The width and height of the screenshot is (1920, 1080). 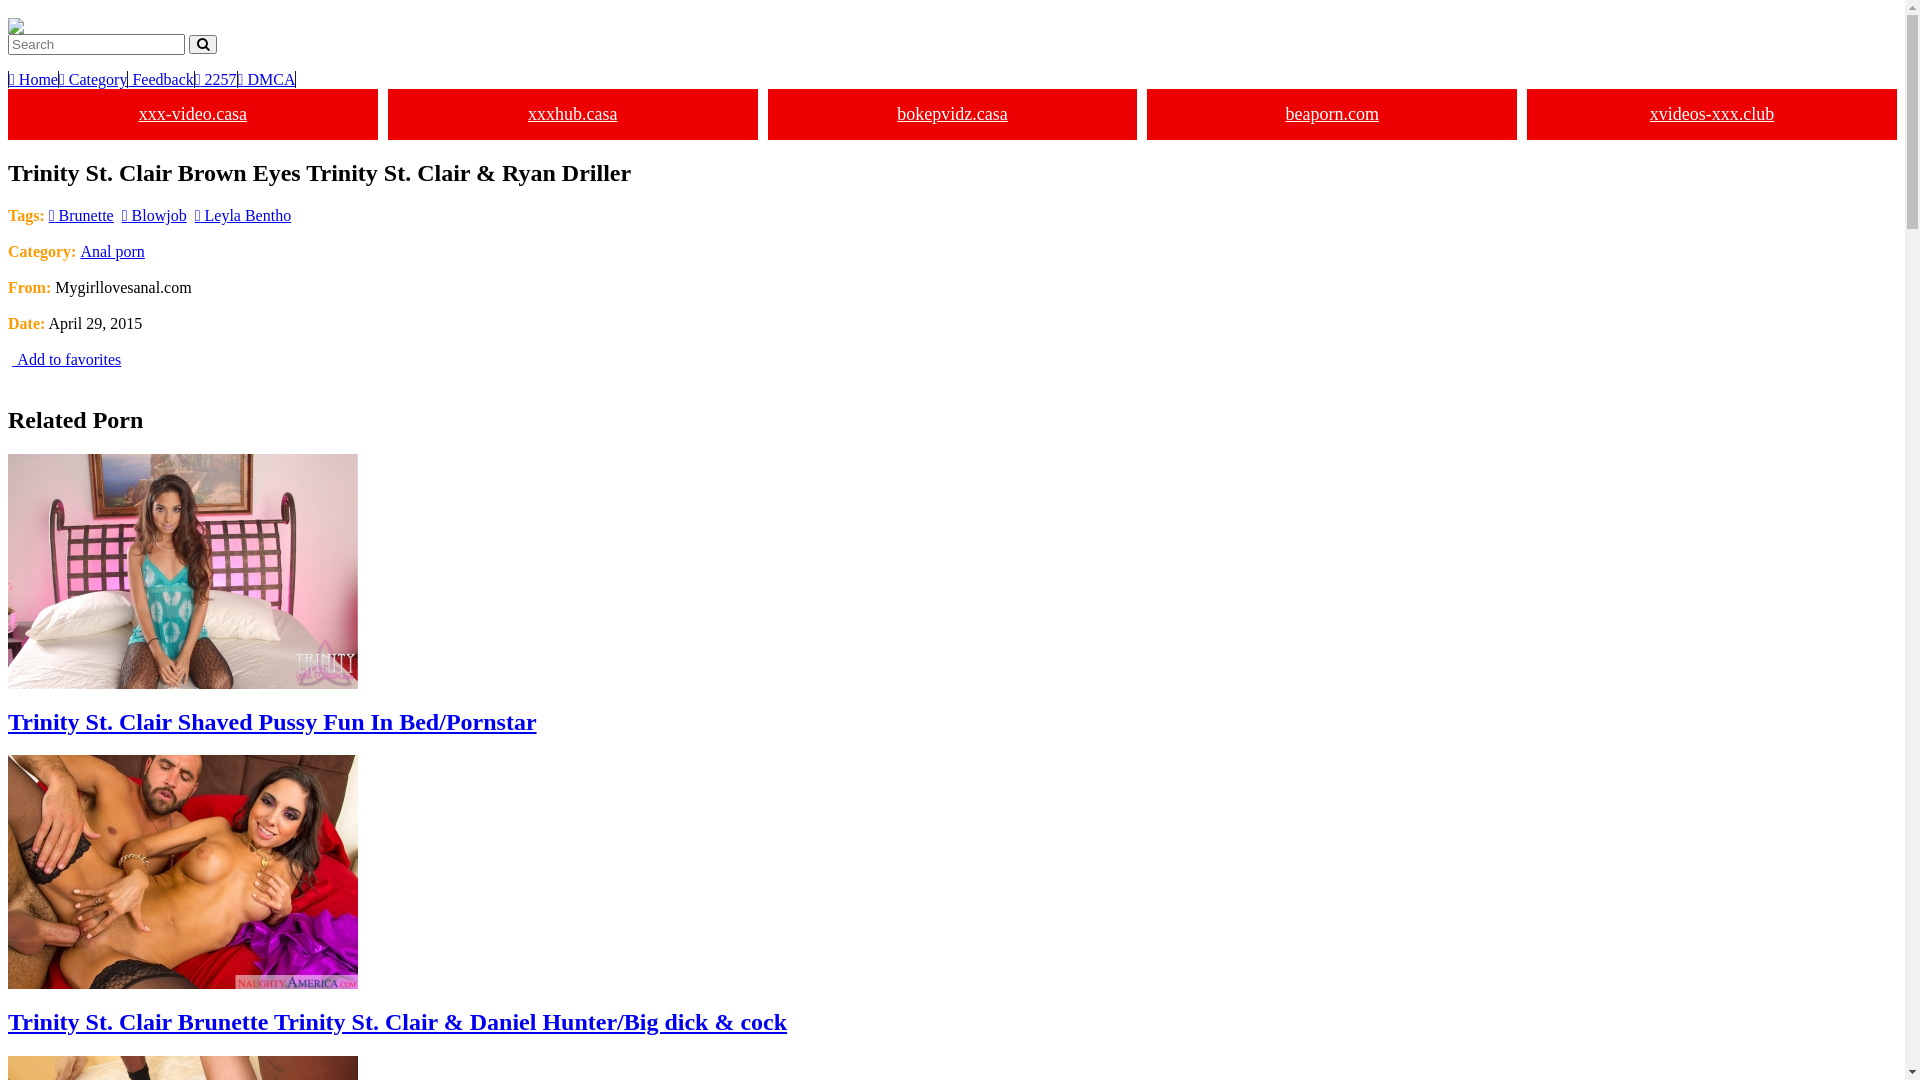 What do you see at coordinates (64, 358) in the screenshot?
I see `'Add to favorites'` at bounding box center [64, 358].